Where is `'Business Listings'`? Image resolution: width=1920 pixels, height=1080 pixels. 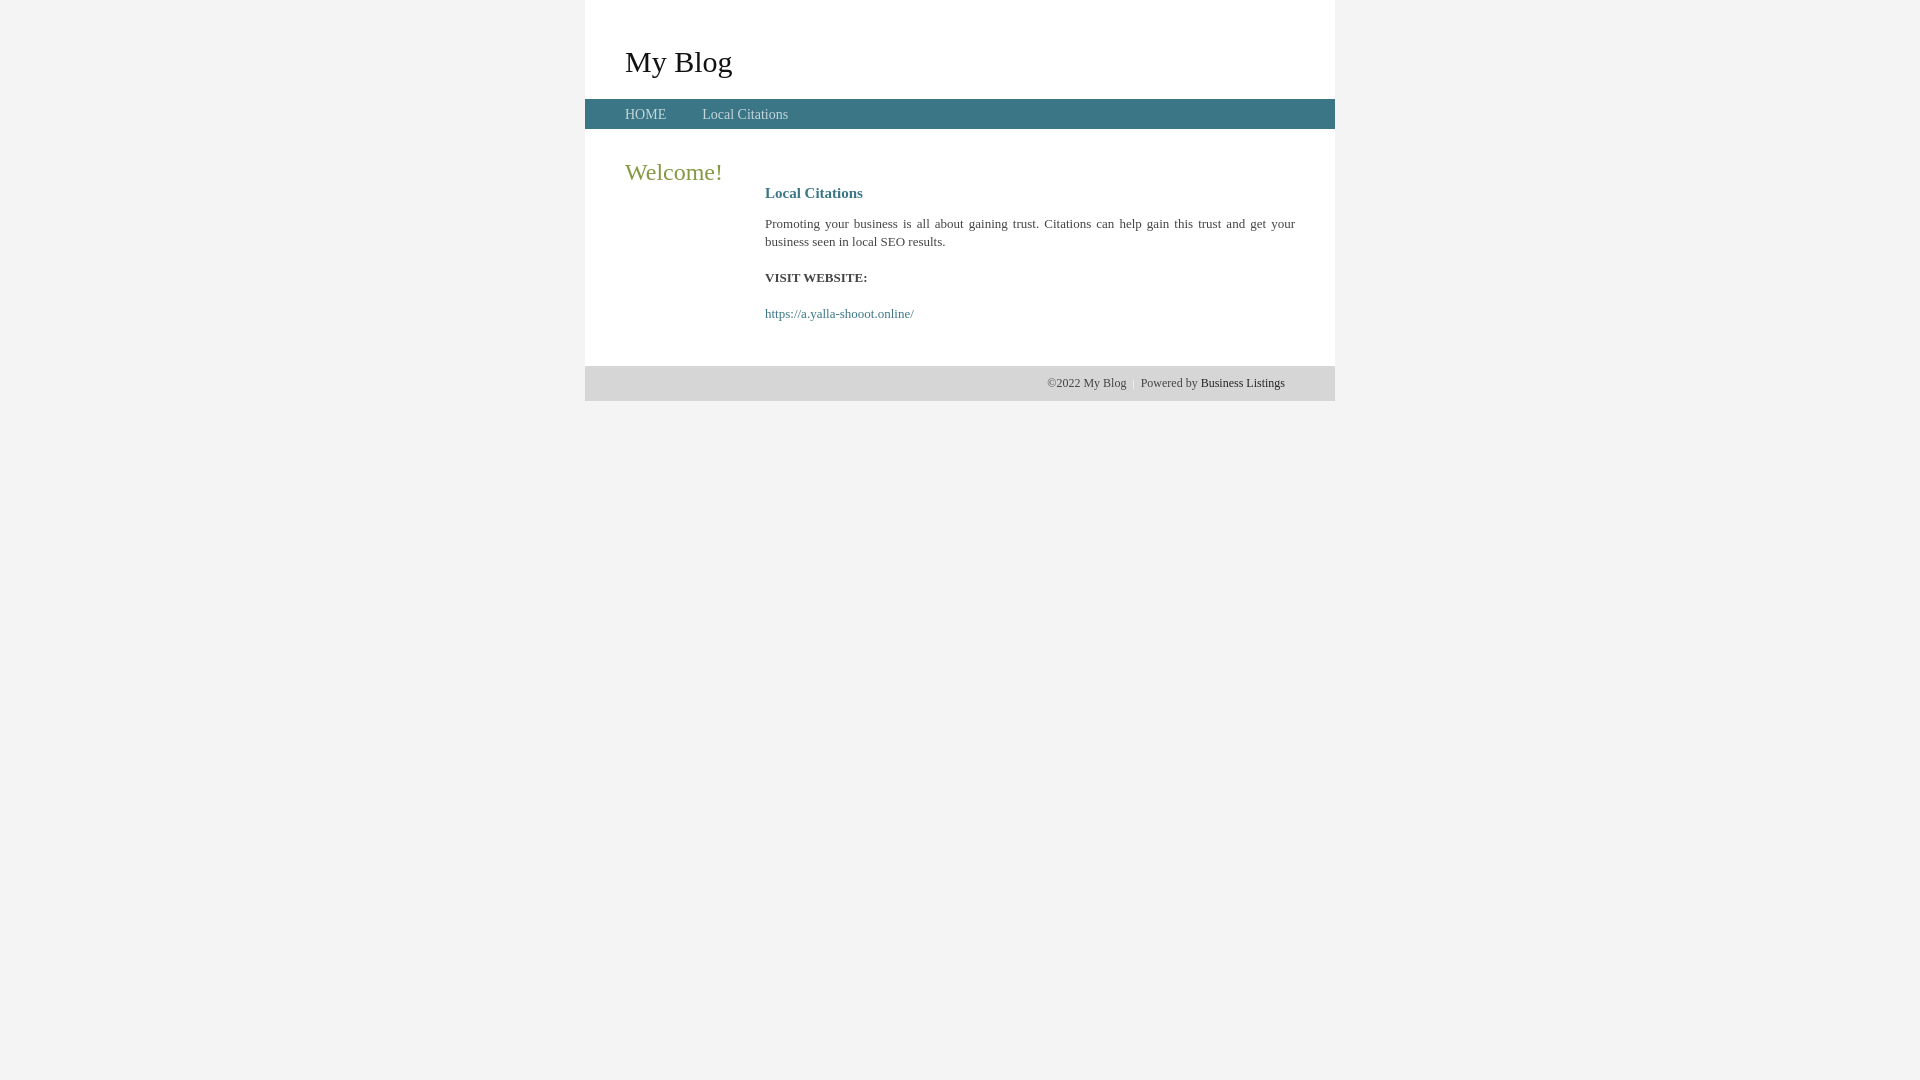
'Business Listings' is located at coordinates (1200, 382).